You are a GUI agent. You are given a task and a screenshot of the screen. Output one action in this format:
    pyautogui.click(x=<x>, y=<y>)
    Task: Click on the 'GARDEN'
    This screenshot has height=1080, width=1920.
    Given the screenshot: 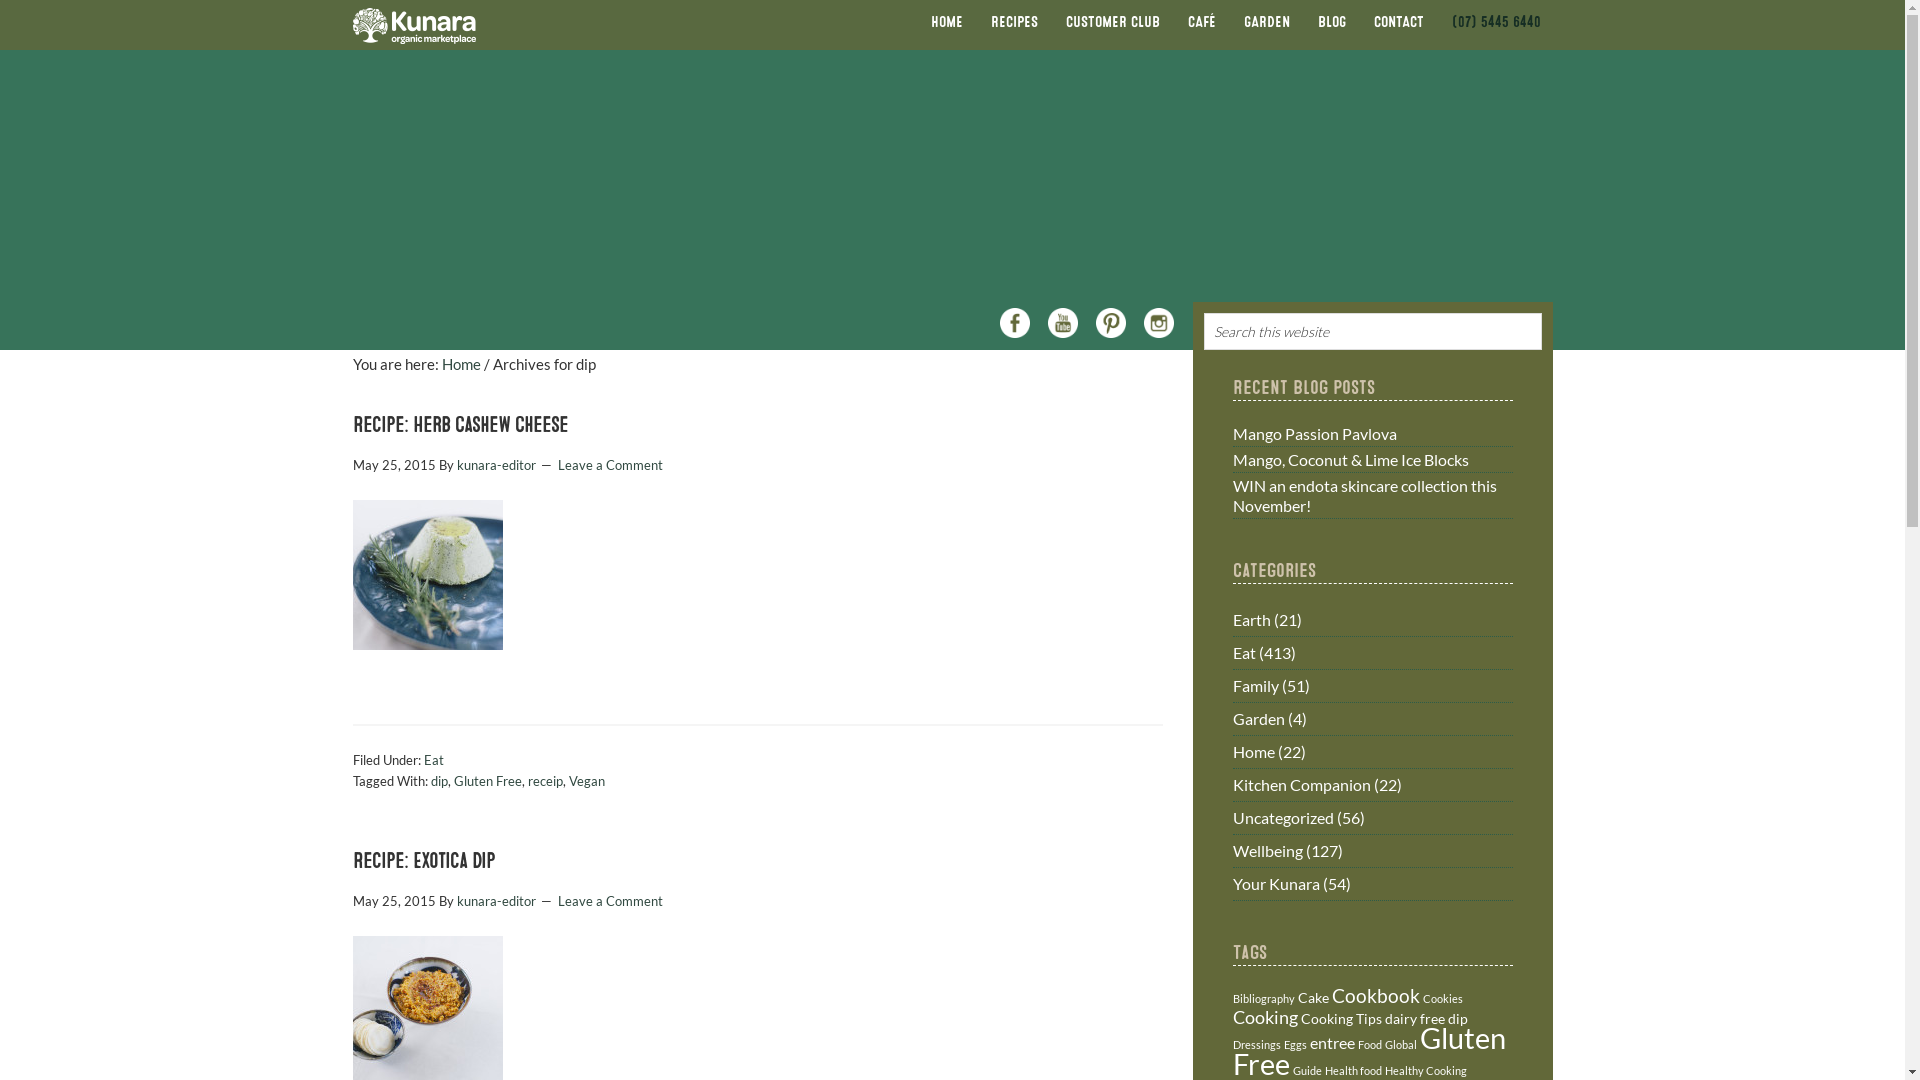 What is the action you would take?
    pyautogui.click(x=1266, y=22)
    